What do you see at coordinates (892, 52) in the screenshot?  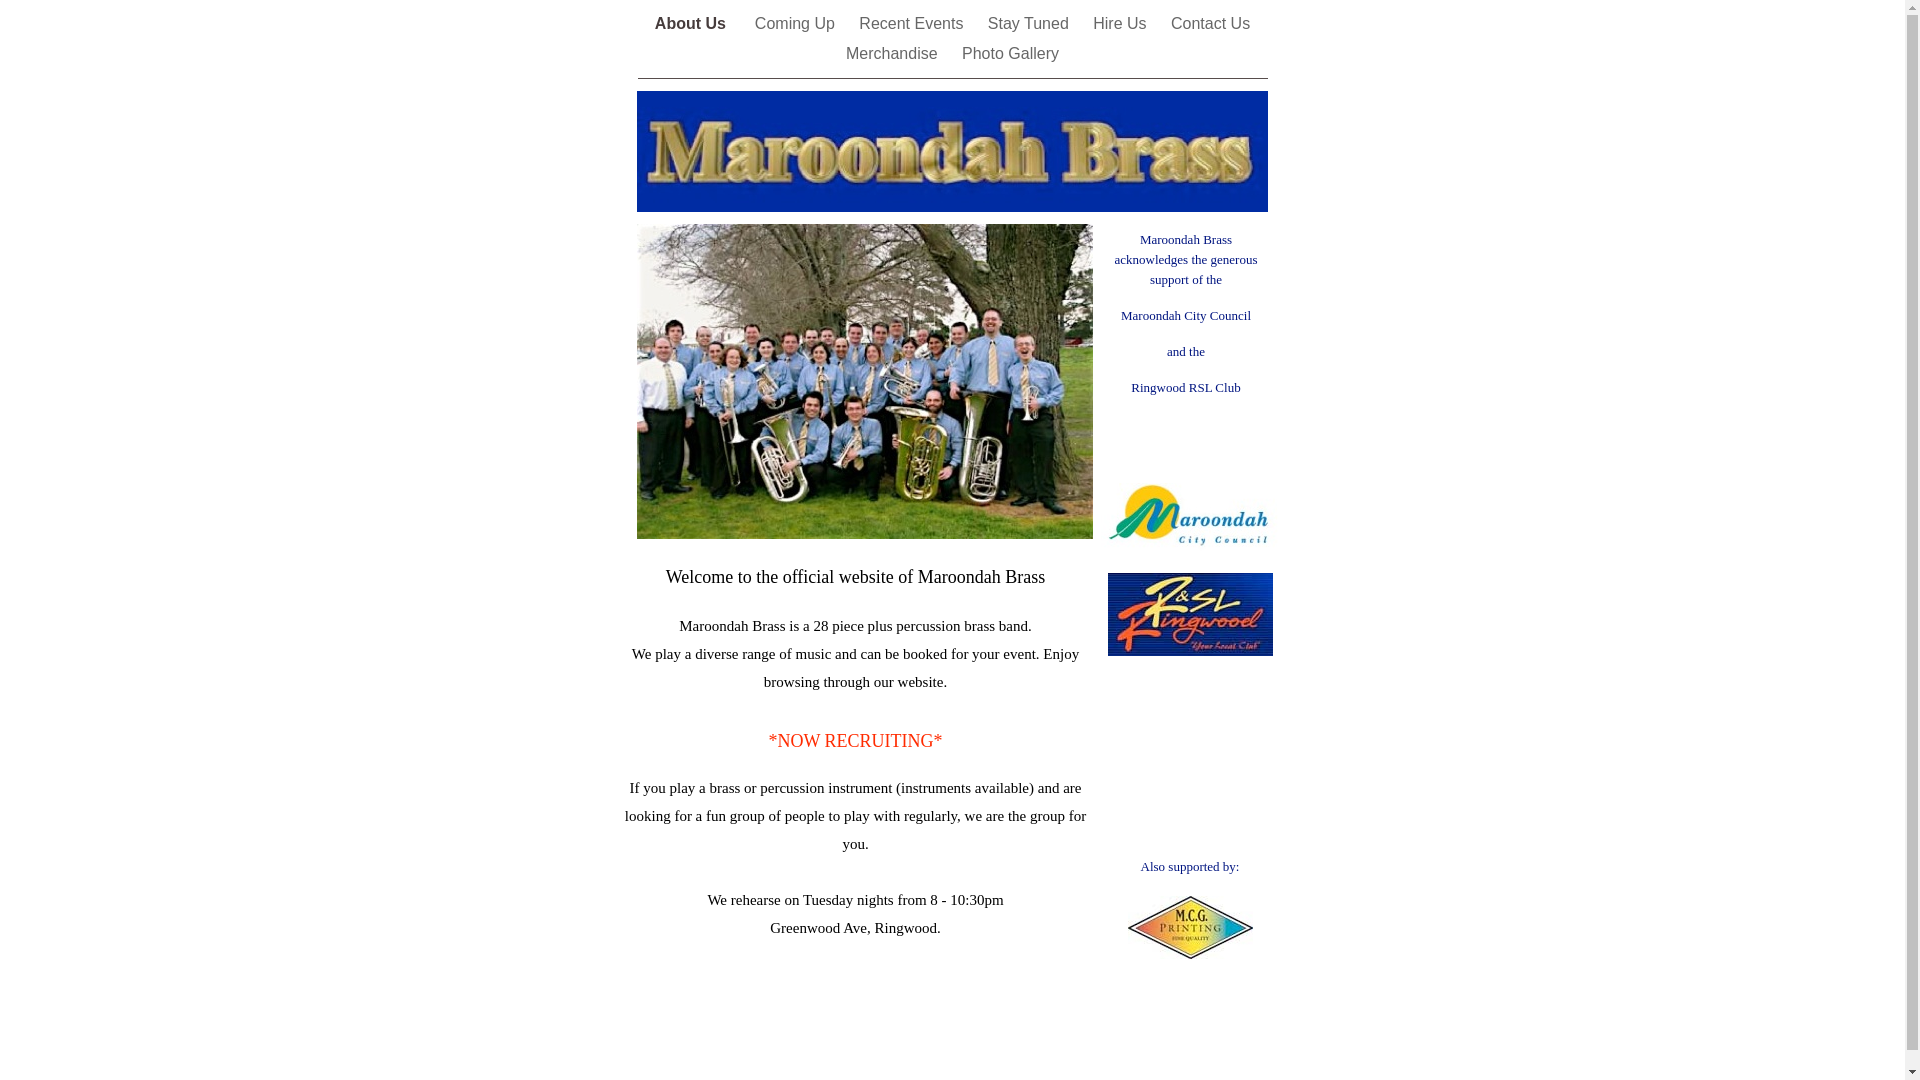 I see `'Merchandise'` at bounding box center [892, 52].